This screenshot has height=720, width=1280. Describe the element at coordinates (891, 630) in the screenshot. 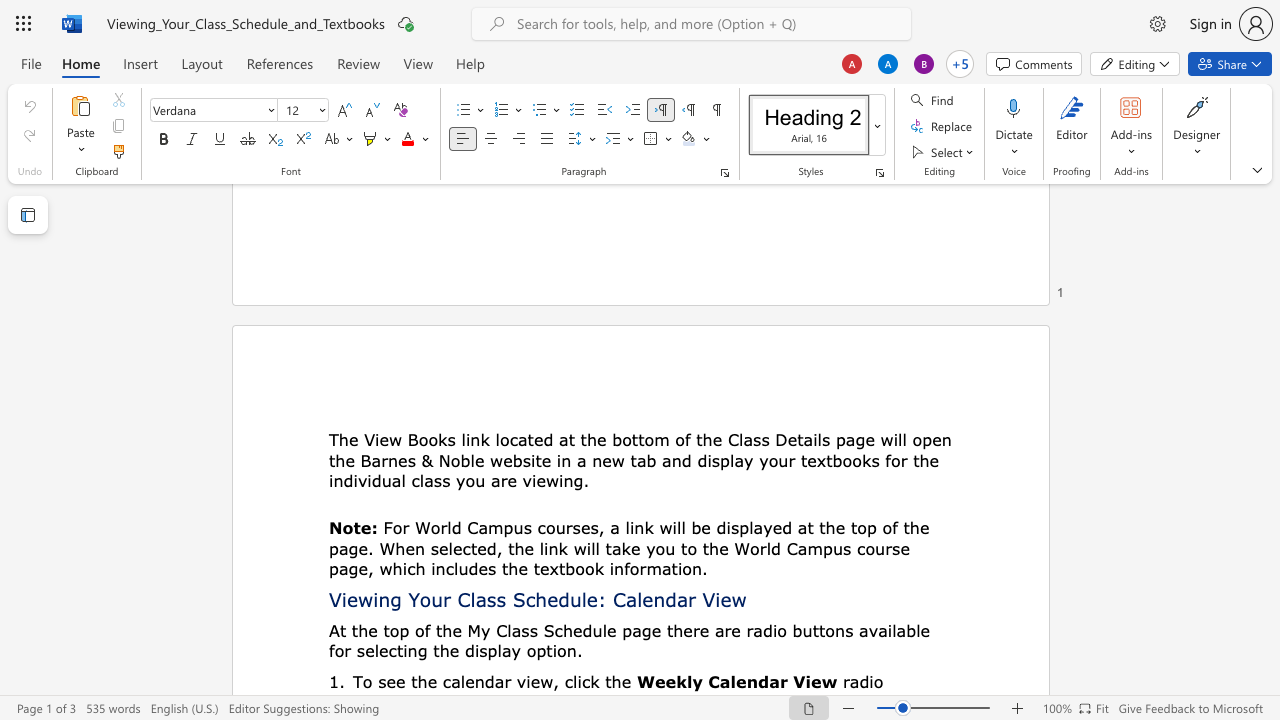

I see `the space between the continuous character "i" and "l" in the text` at that location.